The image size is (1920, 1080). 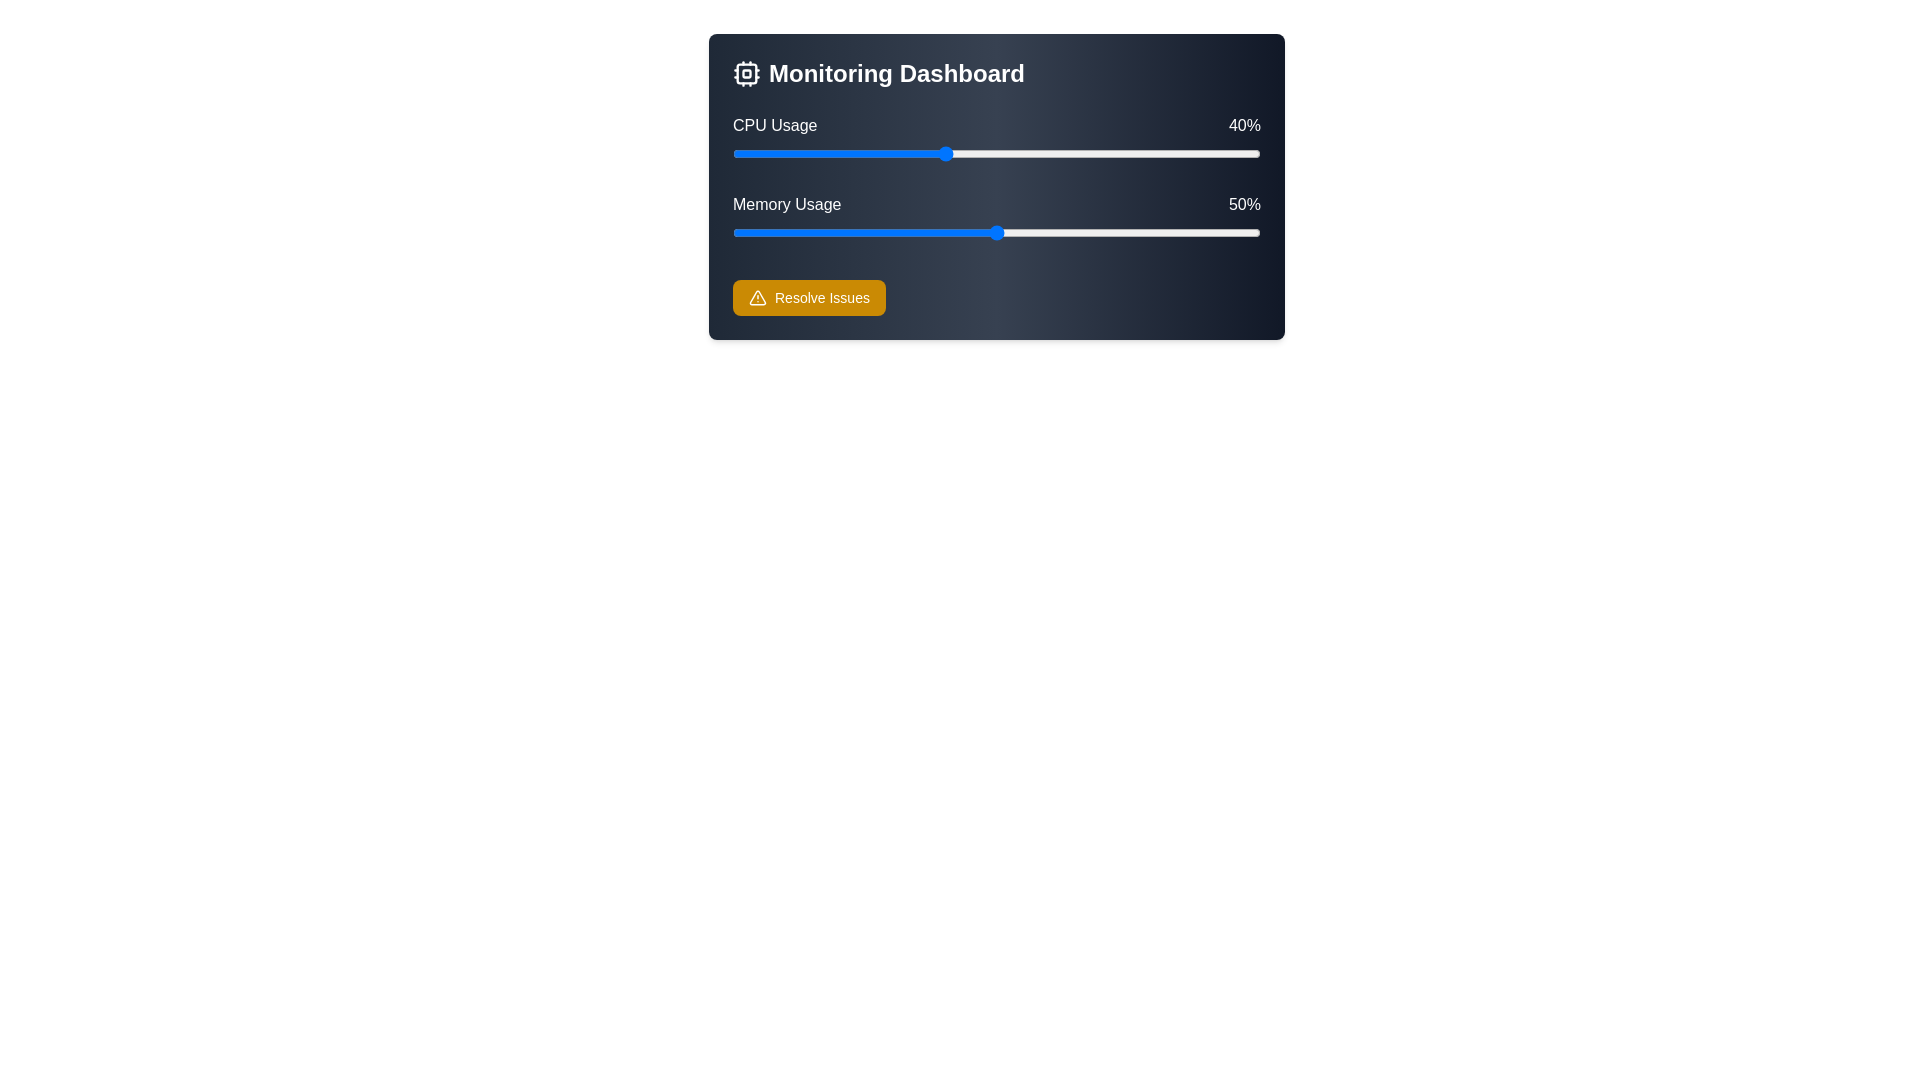 I want to click on the memory usage range slider control, which is currently set at 50%, so click(x=997, y=219).